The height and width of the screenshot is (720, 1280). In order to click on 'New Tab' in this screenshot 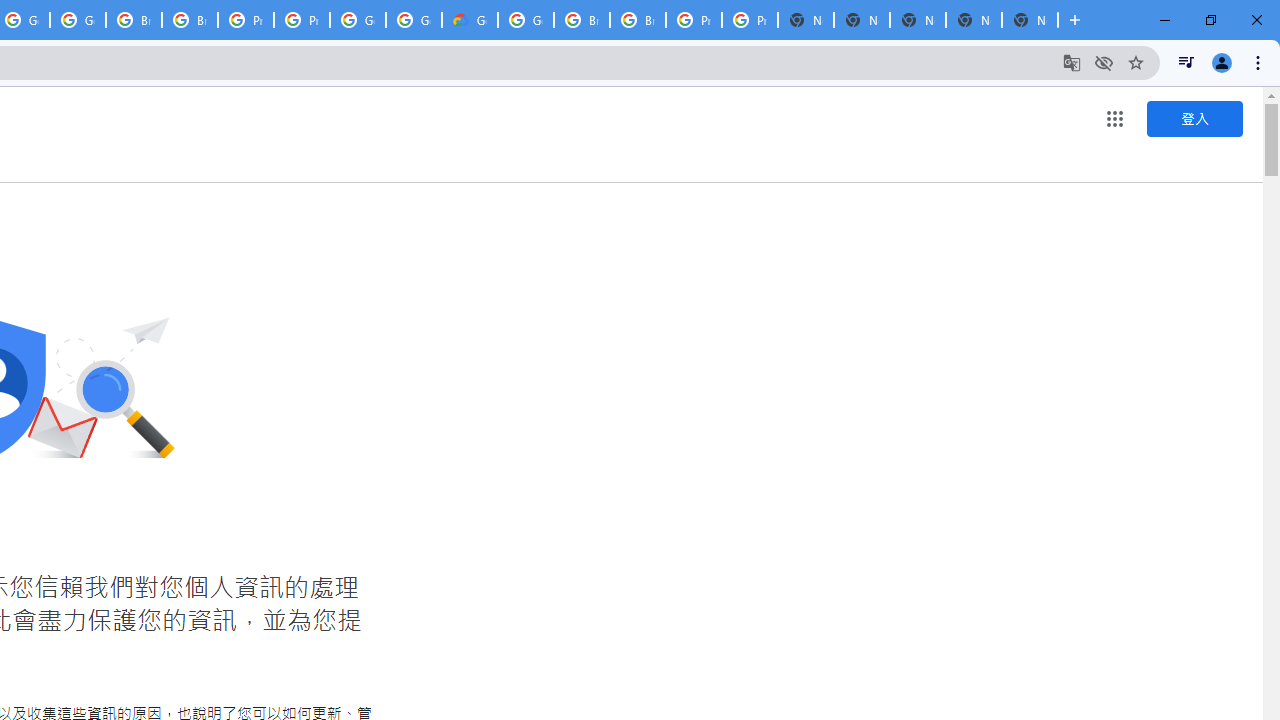, I will do `click(1030, 20)`.